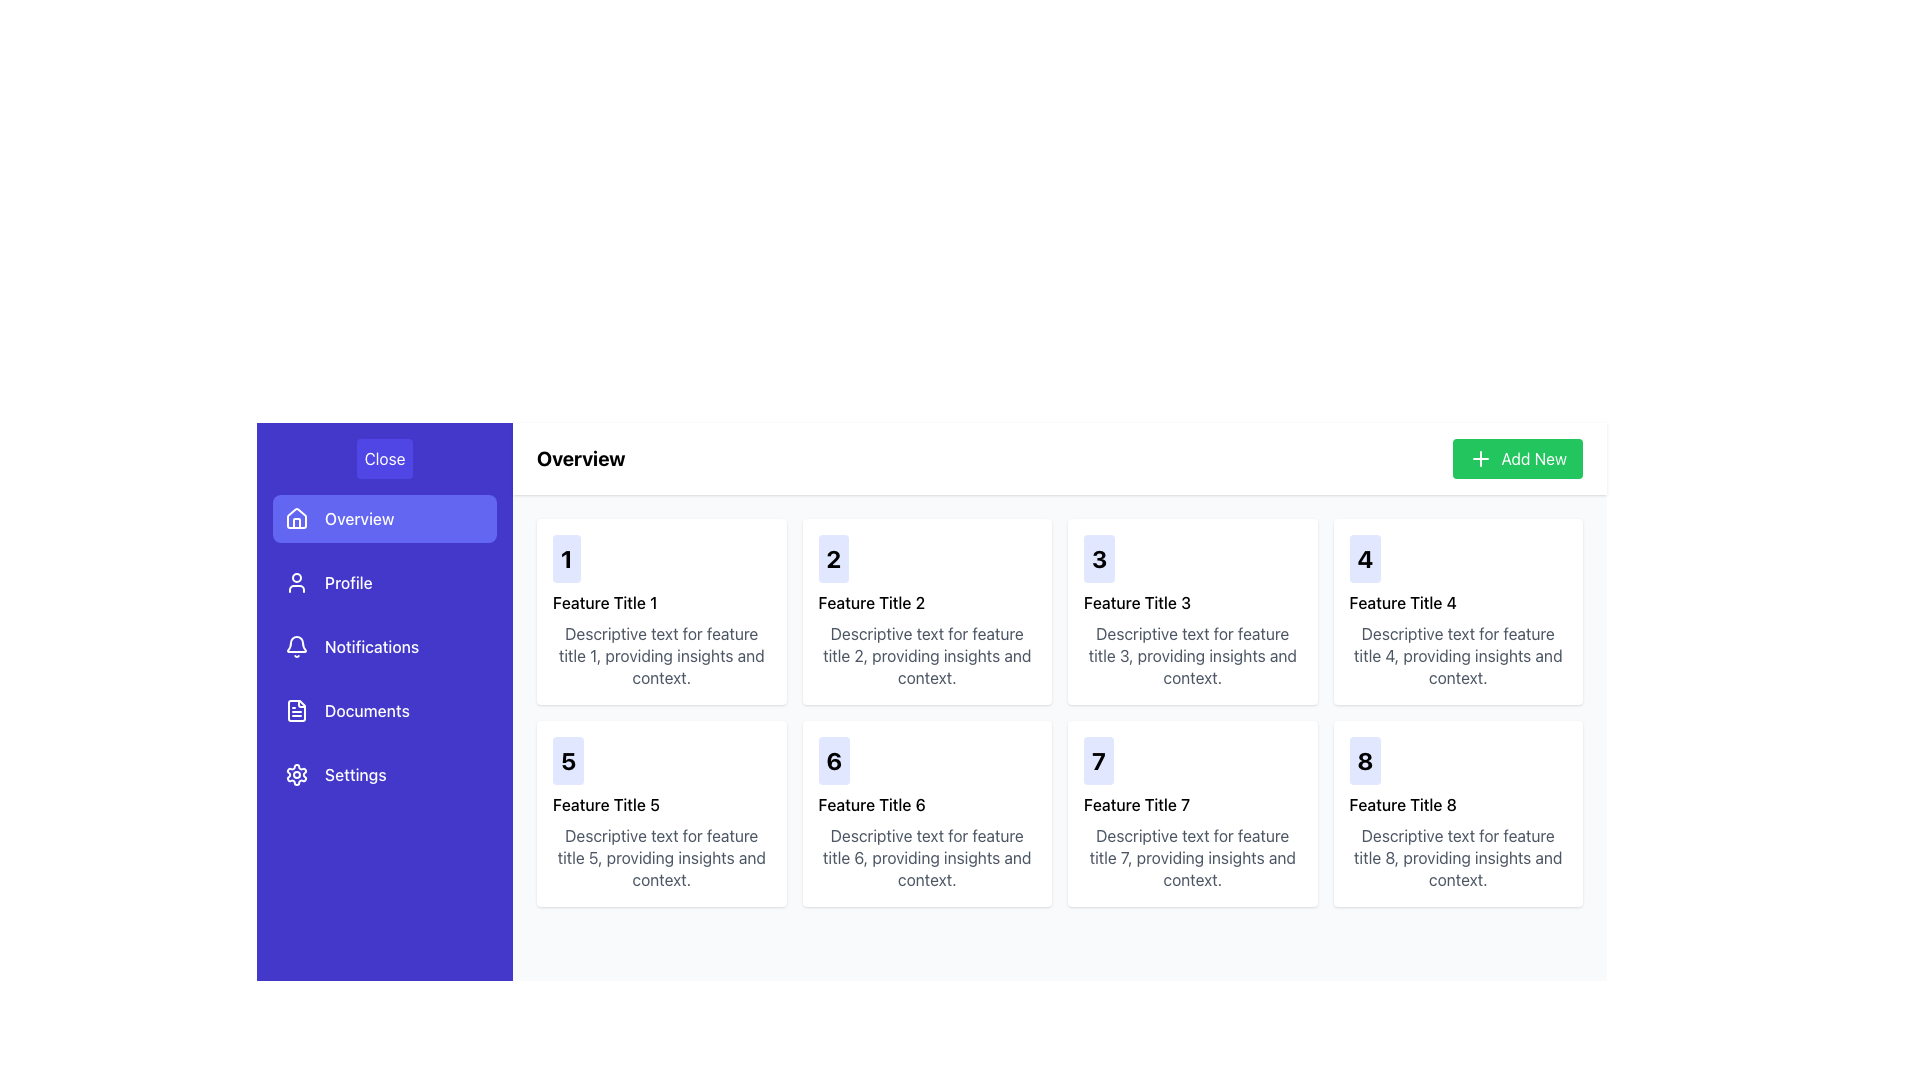  Describe the element at coordinates (296, 582) in the screenshot. I see `the 'Profile' icon in the left sidebar` at that location.